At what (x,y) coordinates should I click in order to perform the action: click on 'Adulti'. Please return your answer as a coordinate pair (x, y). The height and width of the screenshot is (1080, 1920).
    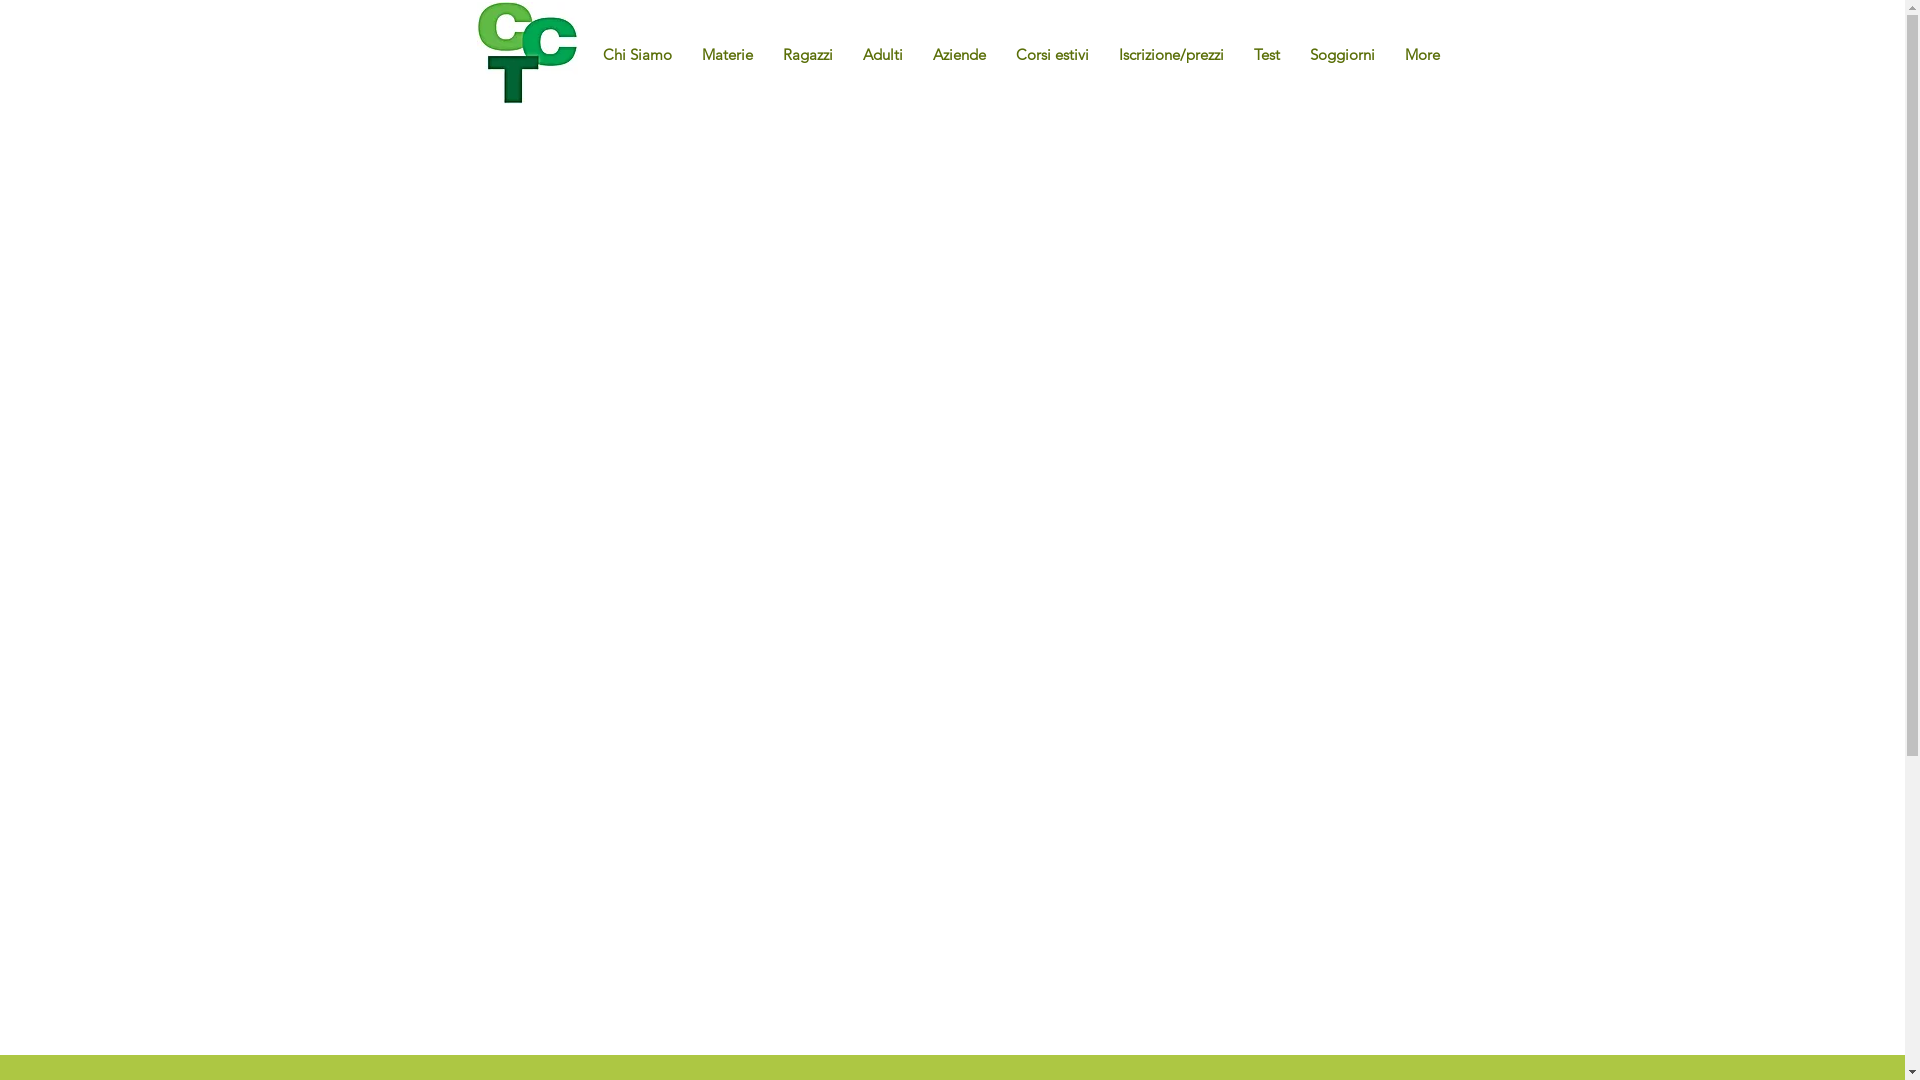
    Looking at the image, I should click on (882, 53).